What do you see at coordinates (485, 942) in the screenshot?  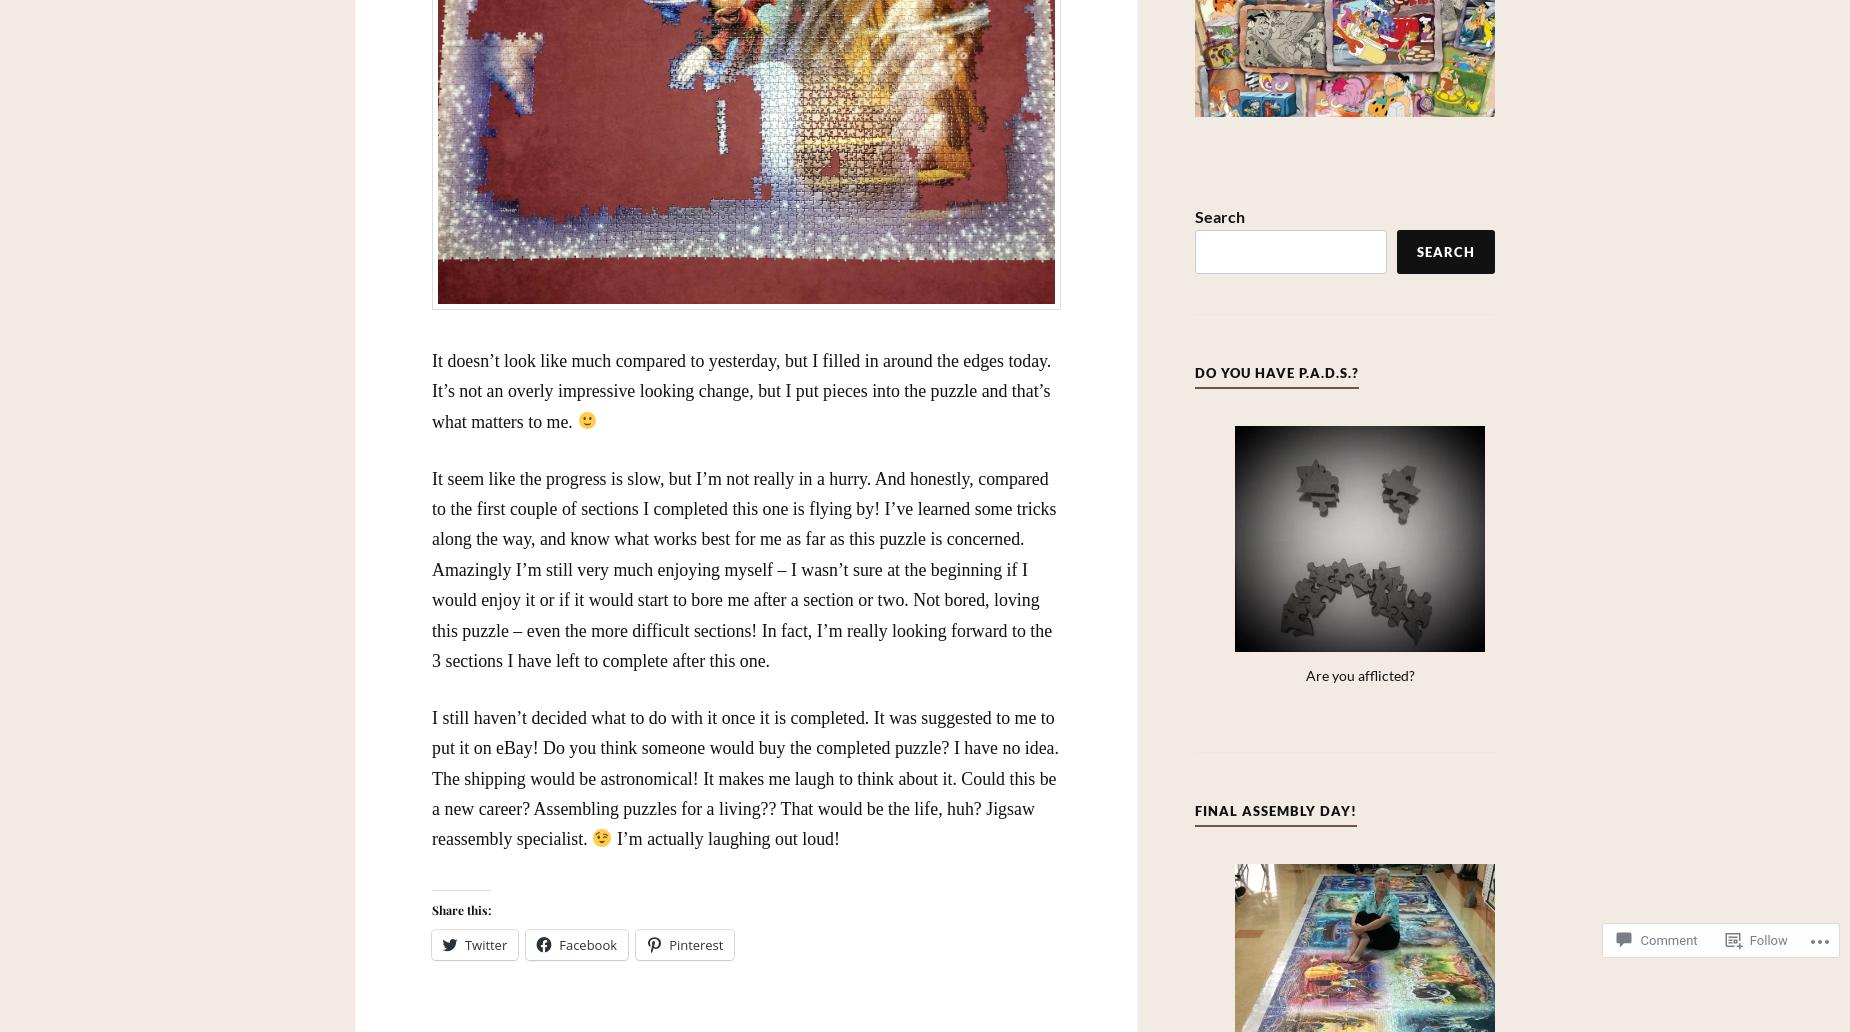 I see `'Twitter'` at bounding box center [485, 942].